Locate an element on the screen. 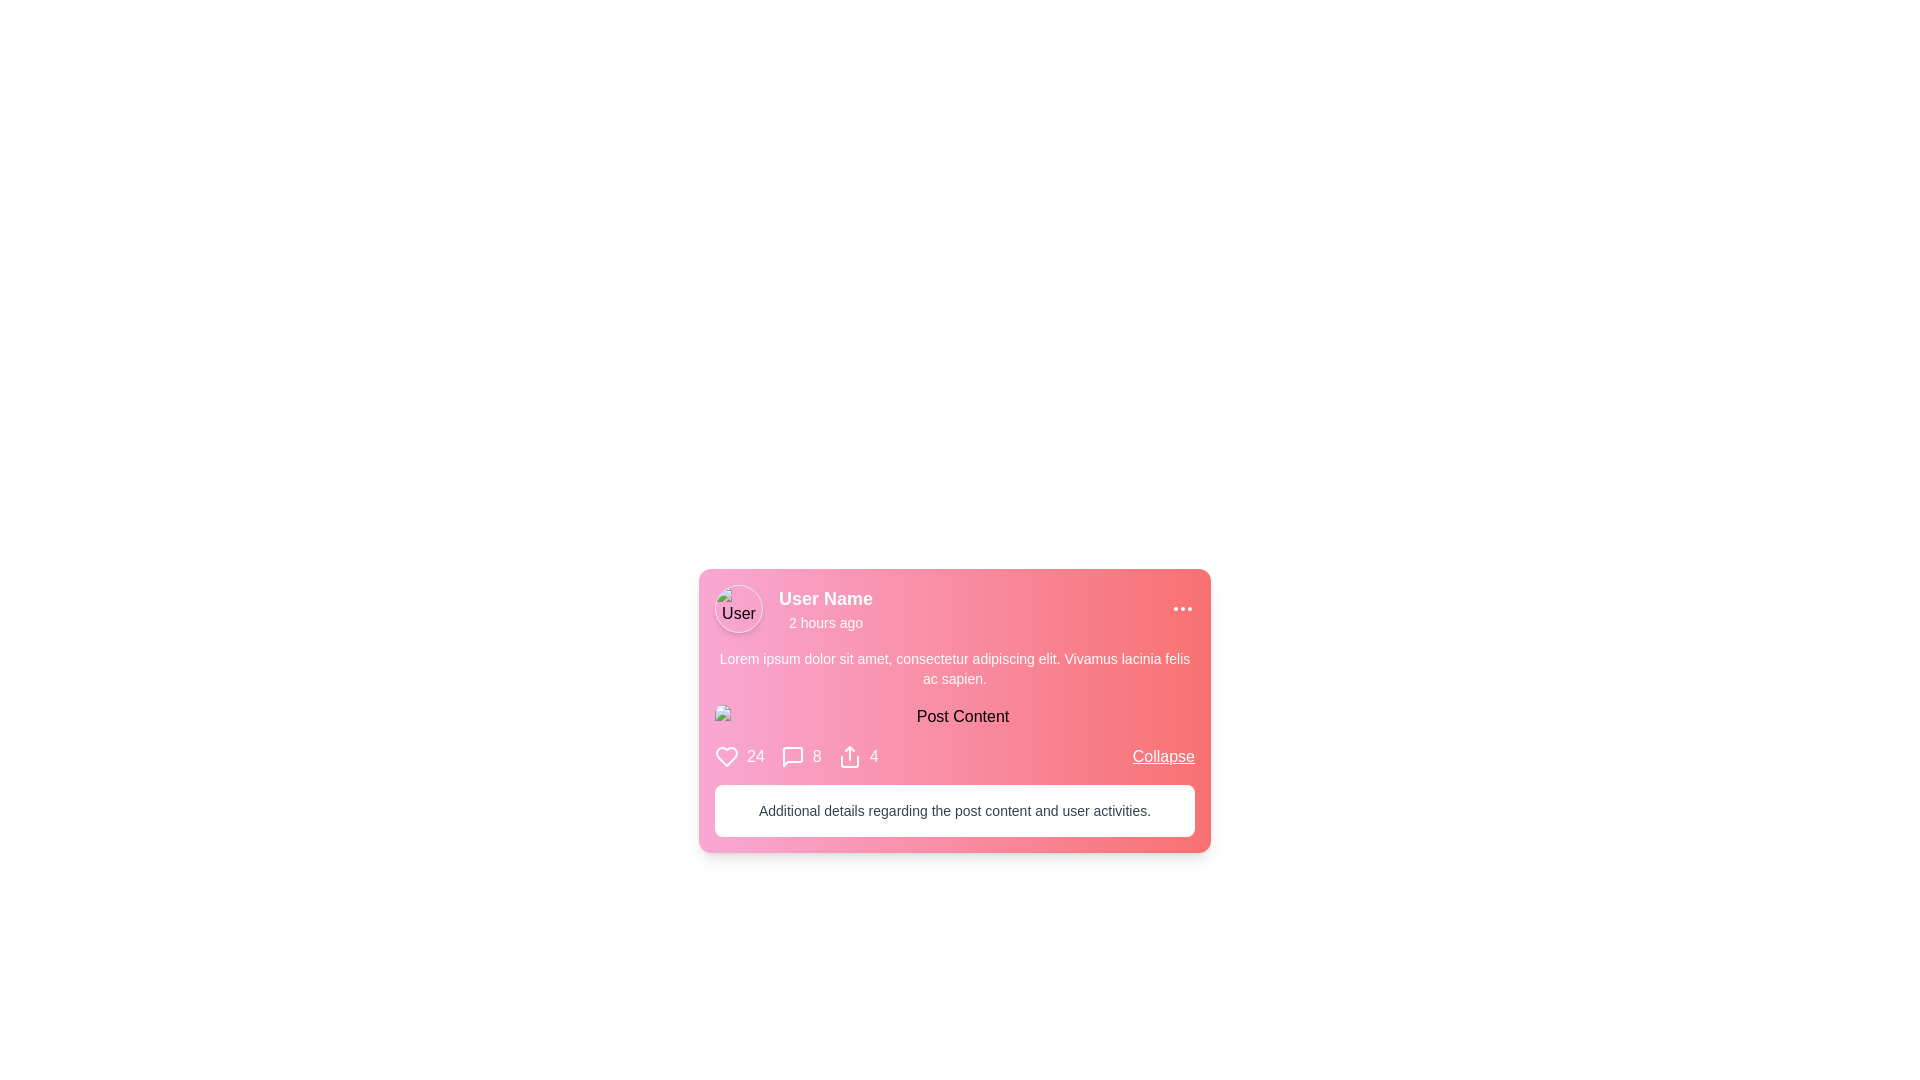  the heart icon button located at the bottom left edge of the main post card interface is located at coordinates (725, 756).